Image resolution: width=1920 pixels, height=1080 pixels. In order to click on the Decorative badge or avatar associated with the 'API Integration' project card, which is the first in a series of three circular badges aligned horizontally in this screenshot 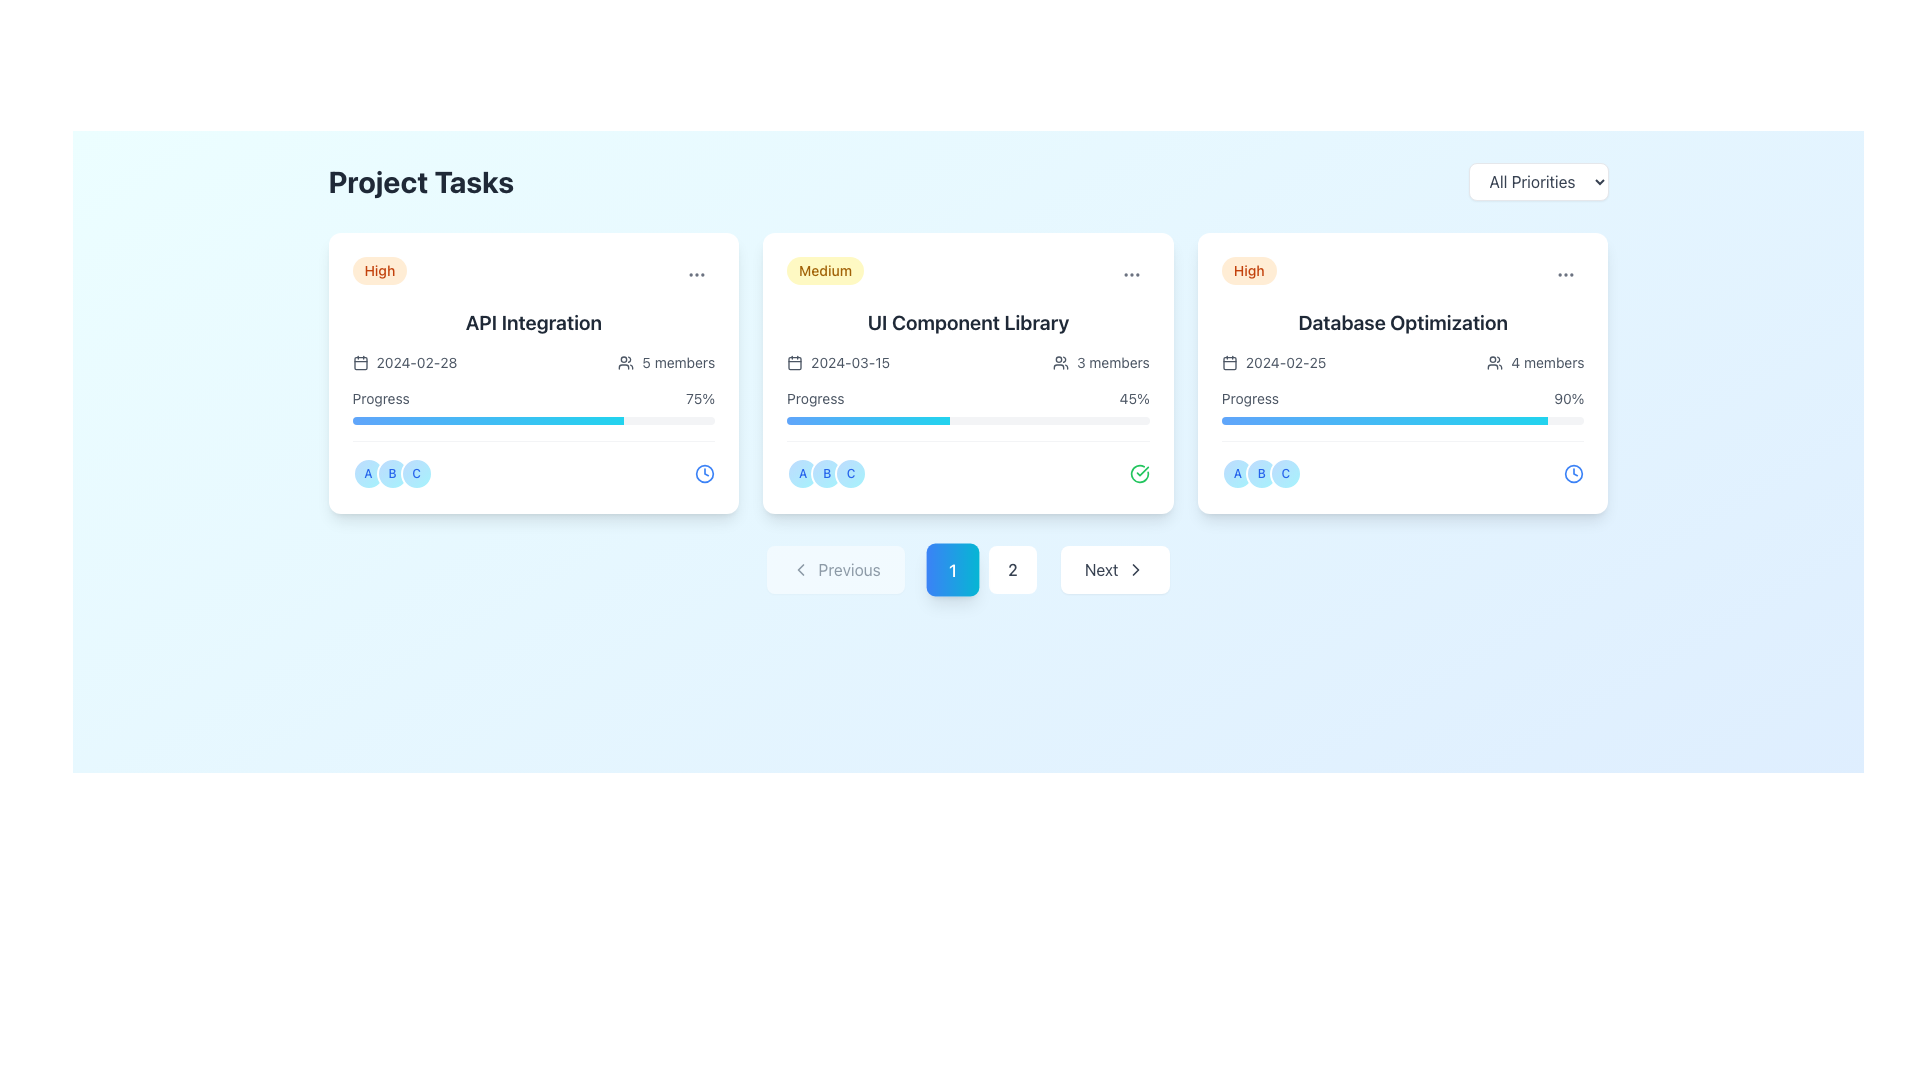, I will do `click(368, 474)`.